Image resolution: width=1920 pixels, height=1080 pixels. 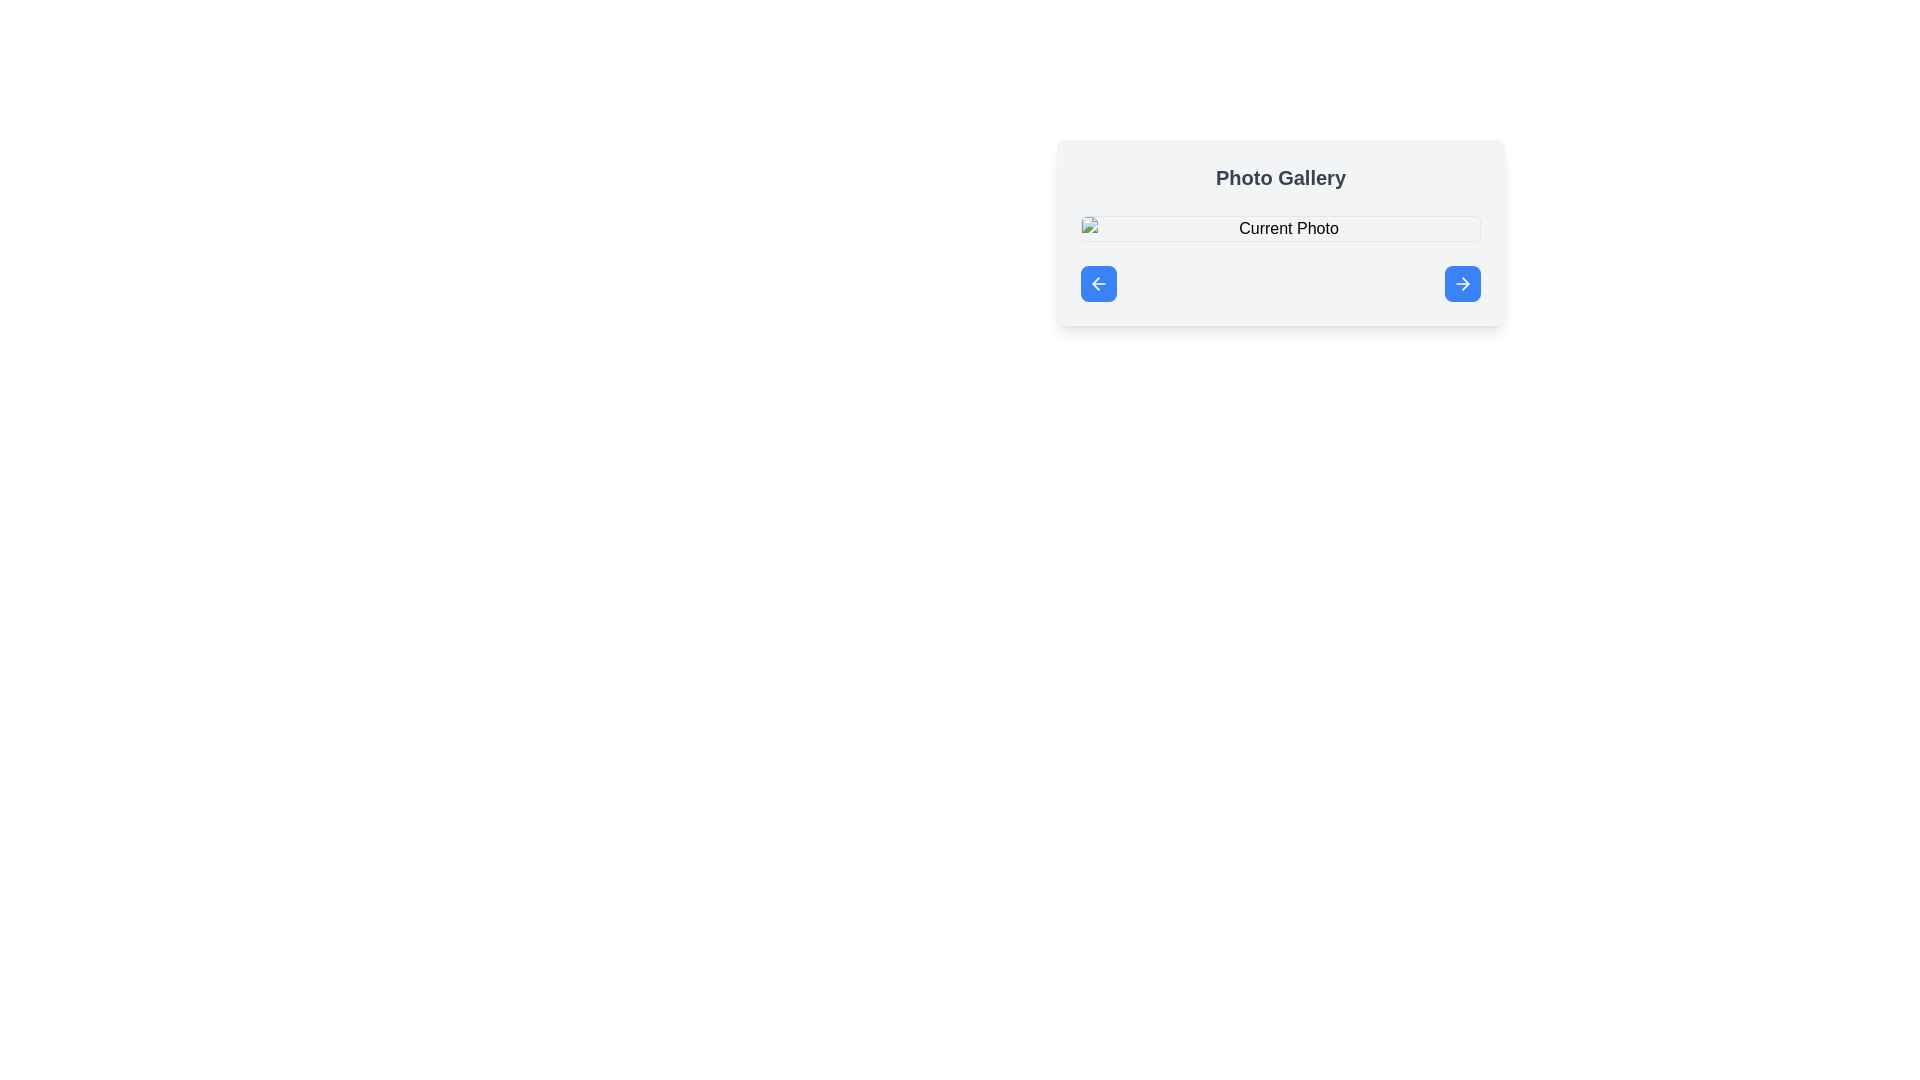 I want to click on the navigation button with a rounded blue background located at the bottom left of the 'Photo Gallery' interface, so click(x=1098, y=284).